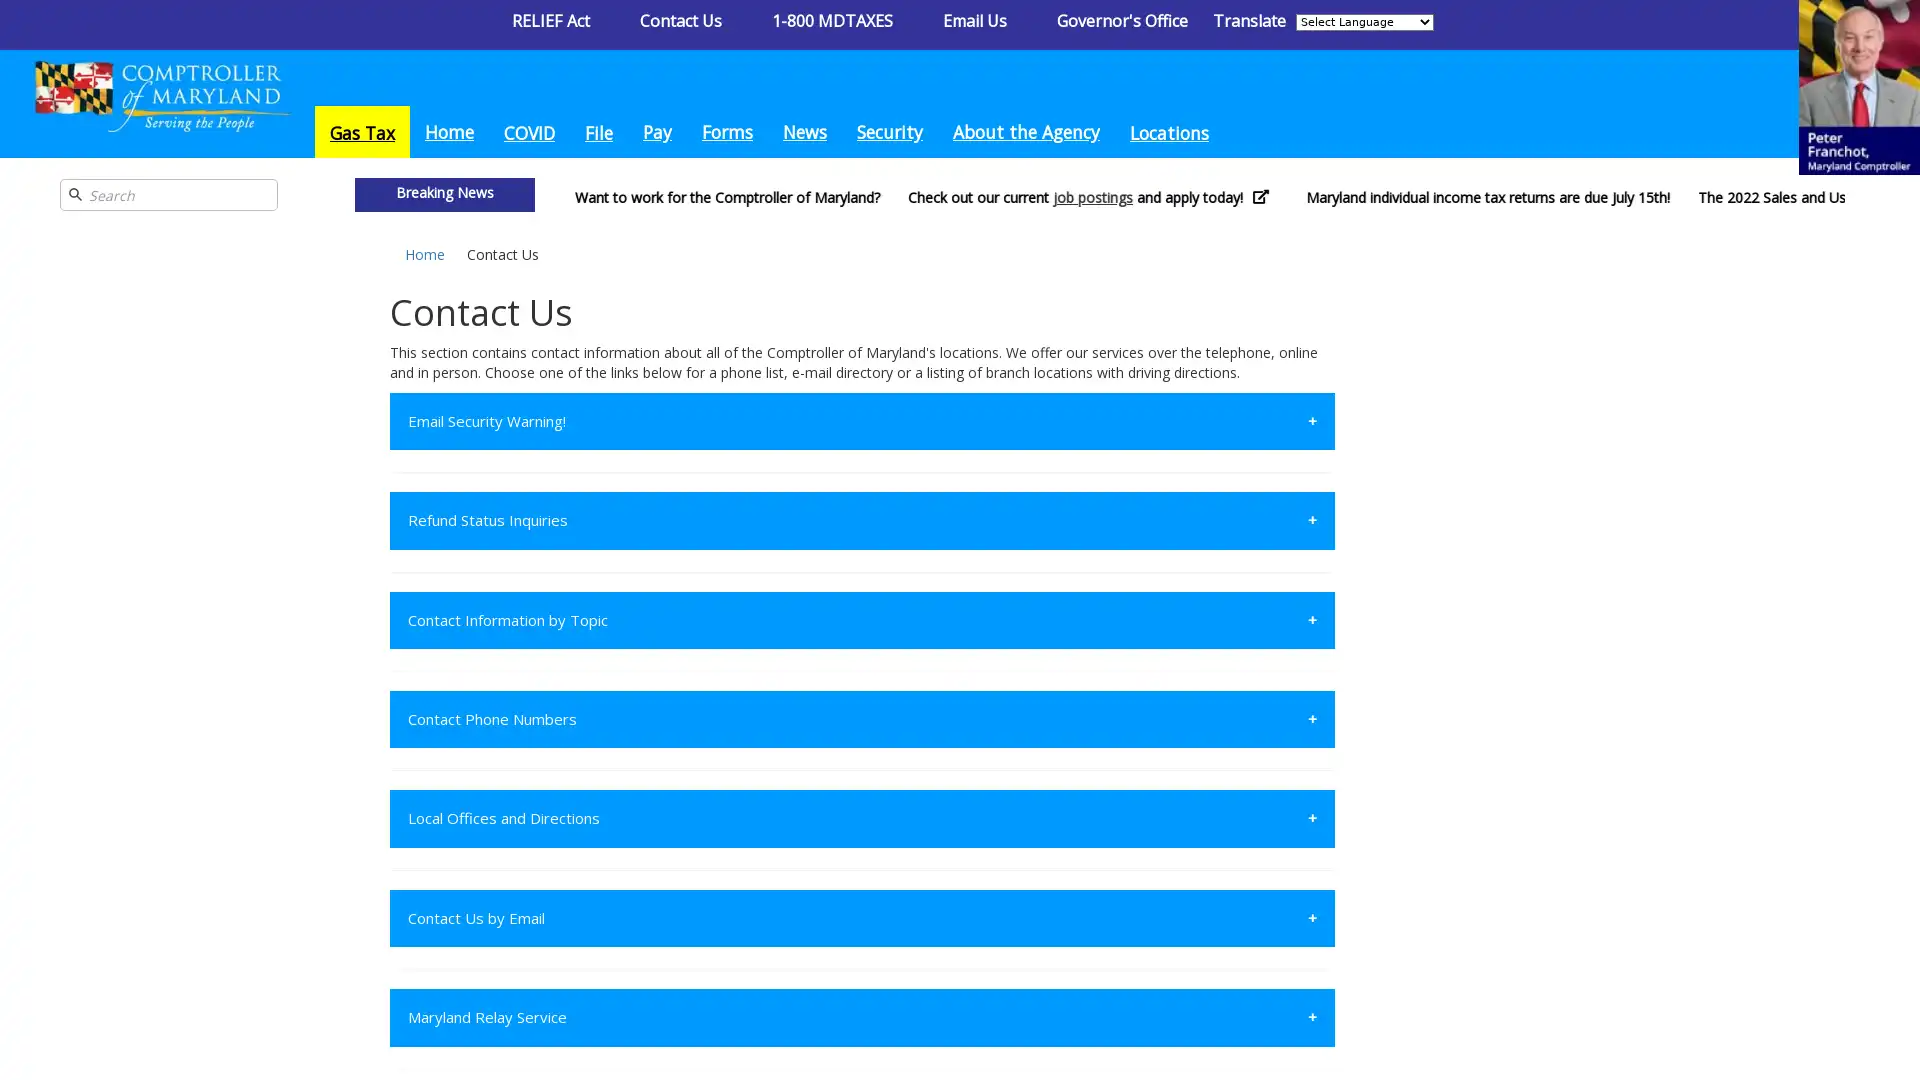 This screenshot has width=1920, height=1080. Describe the element at coordinates (862, 874) in the screenshot. I see `Regulatory +` at that location.